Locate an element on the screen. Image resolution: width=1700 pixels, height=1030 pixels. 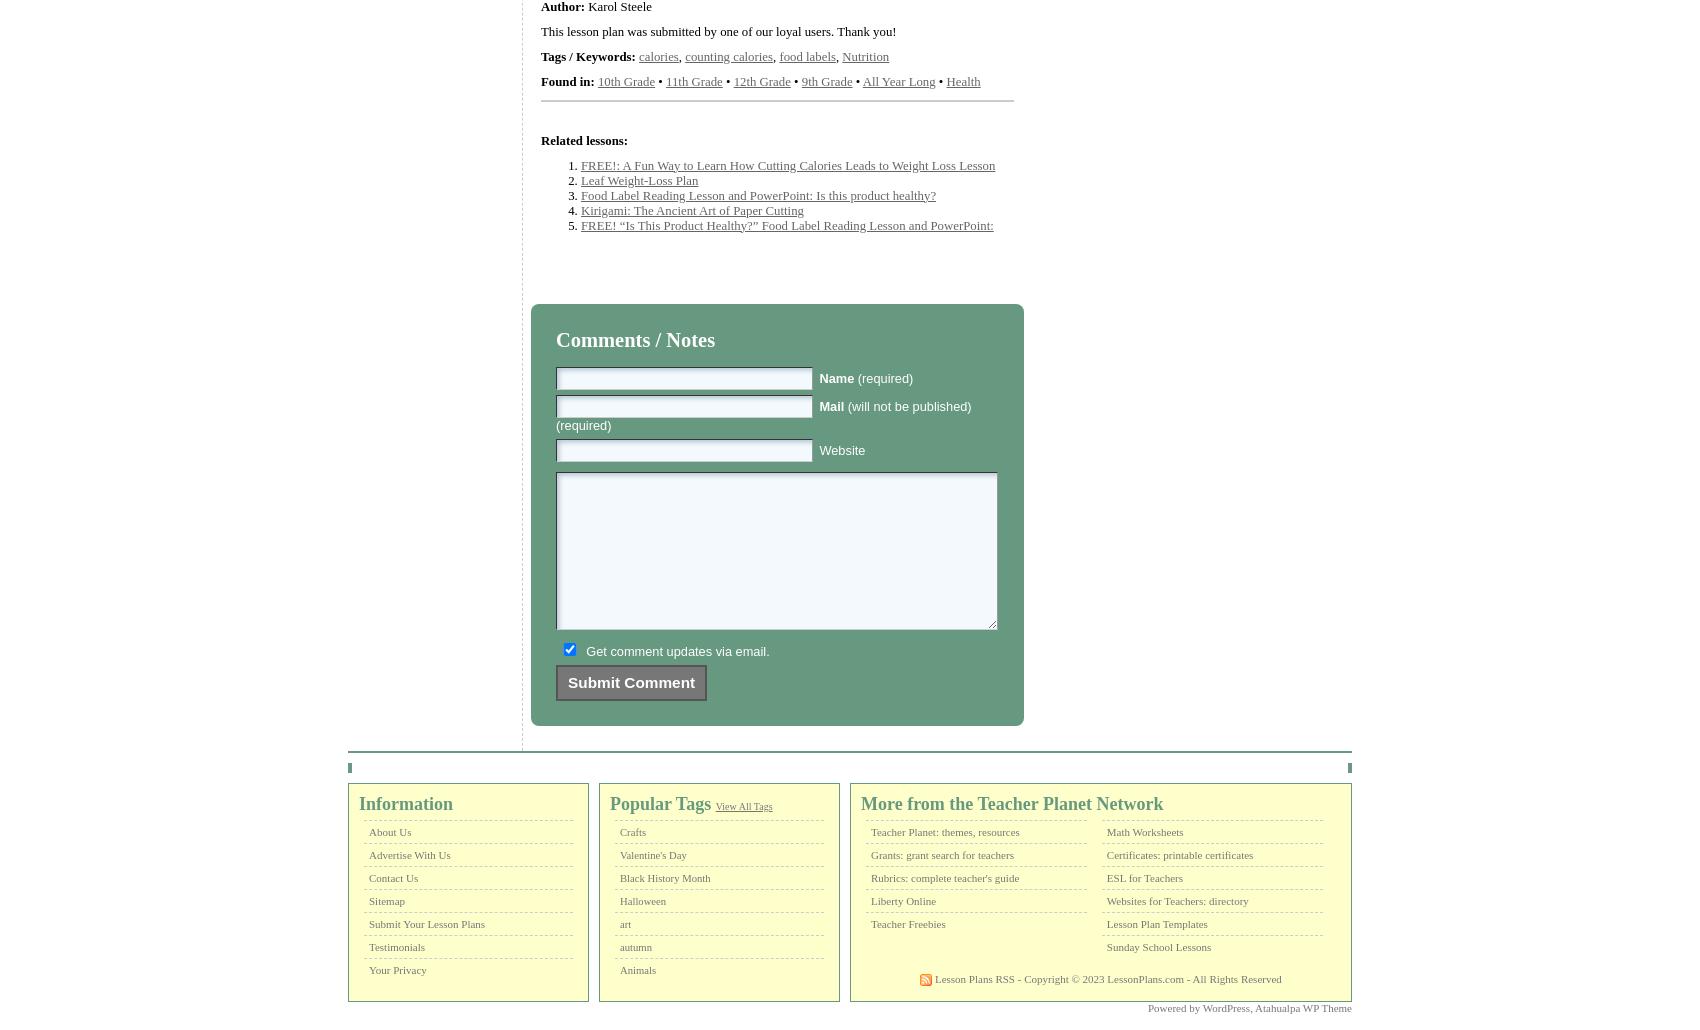
'Crafts' is located at coordinates (632, 830).